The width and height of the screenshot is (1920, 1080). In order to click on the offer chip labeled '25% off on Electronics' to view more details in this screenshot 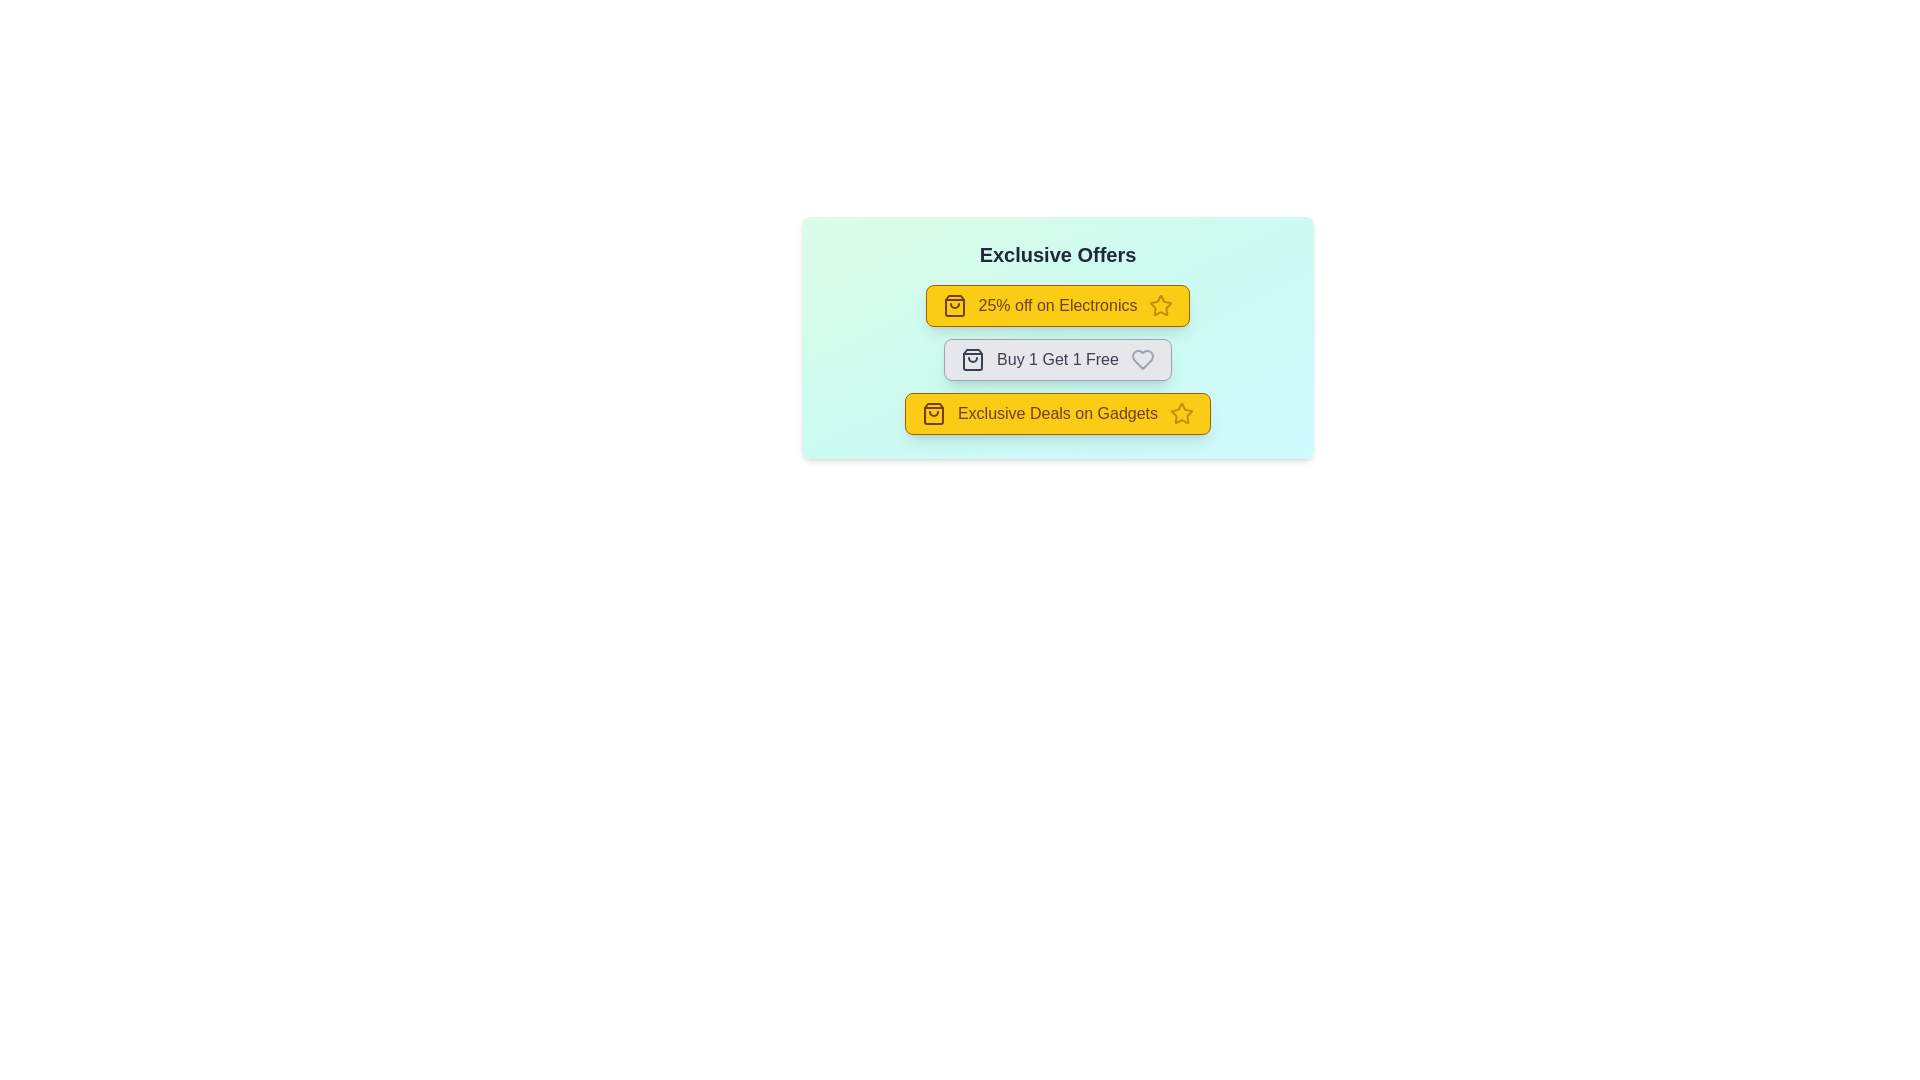, I will do `click(1056, 305)`.